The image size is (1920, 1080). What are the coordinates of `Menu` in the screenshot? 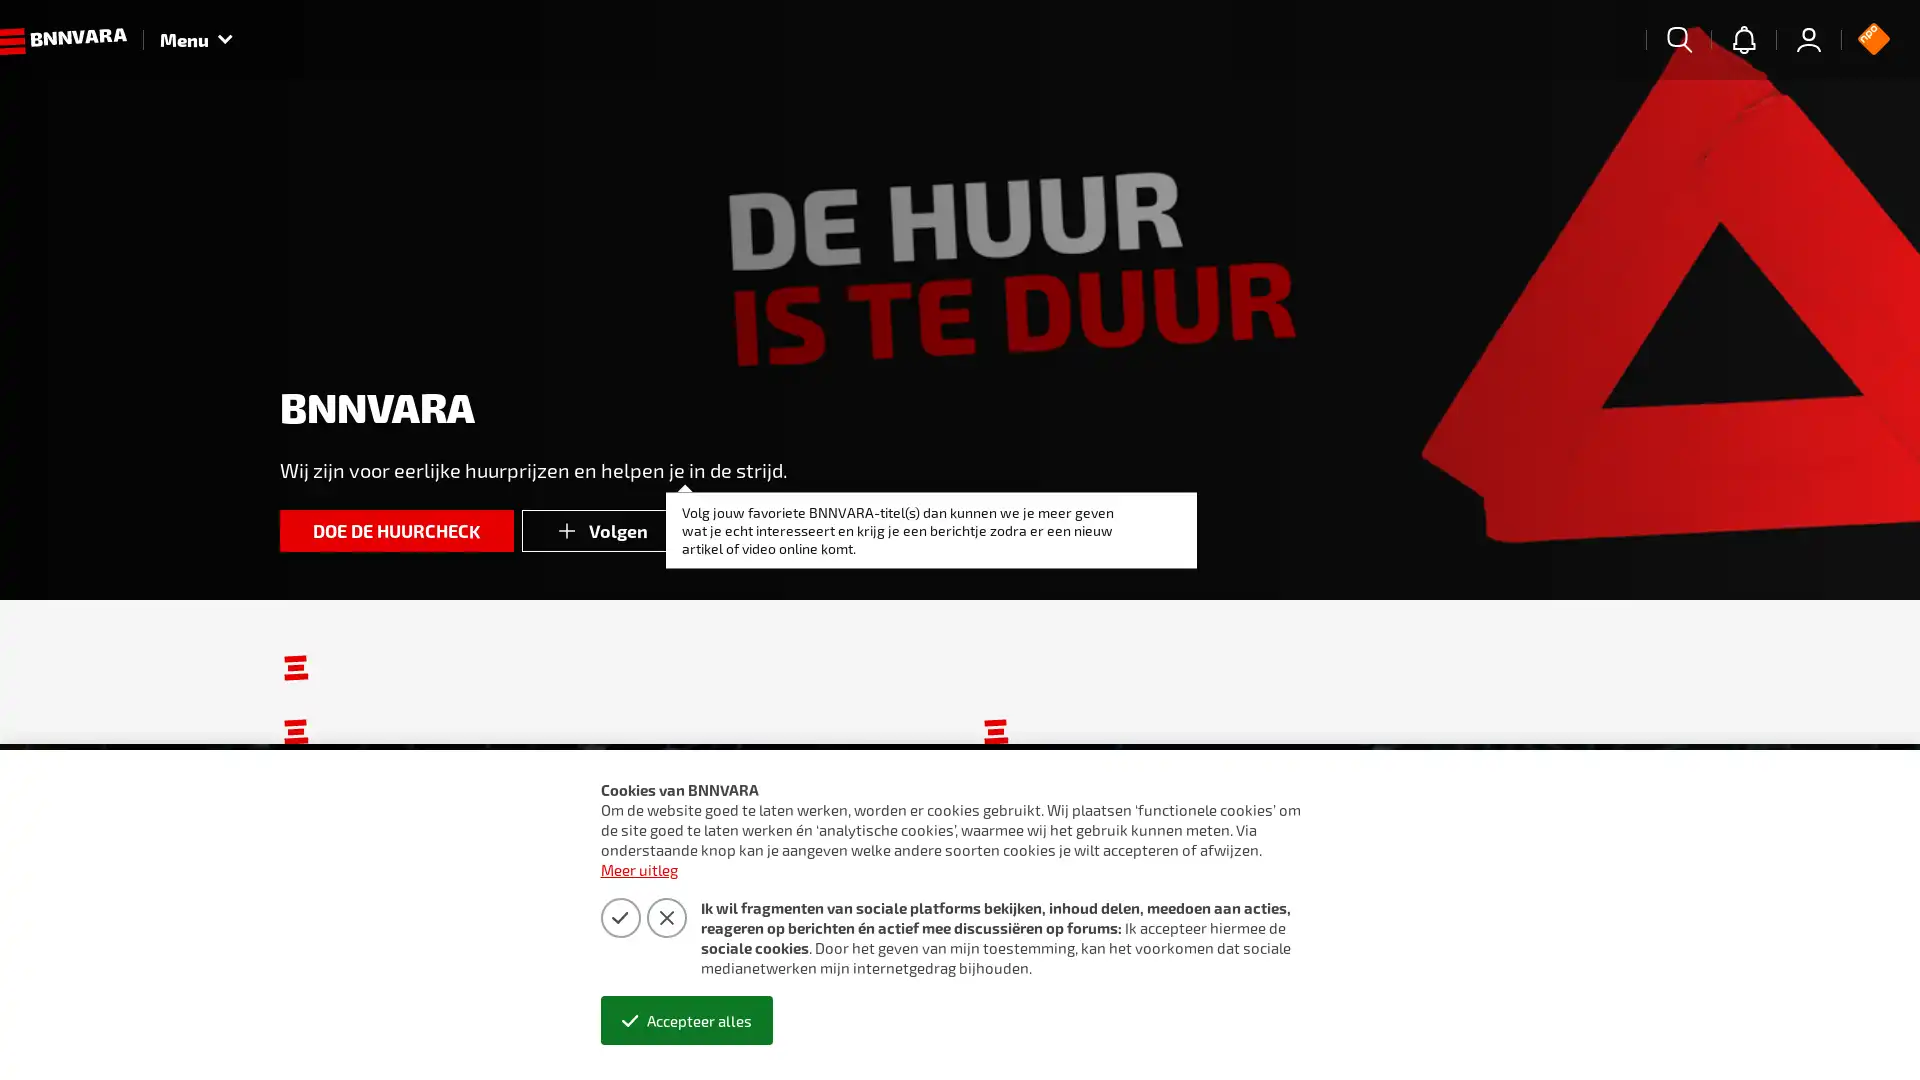 It's located at (196, 39).